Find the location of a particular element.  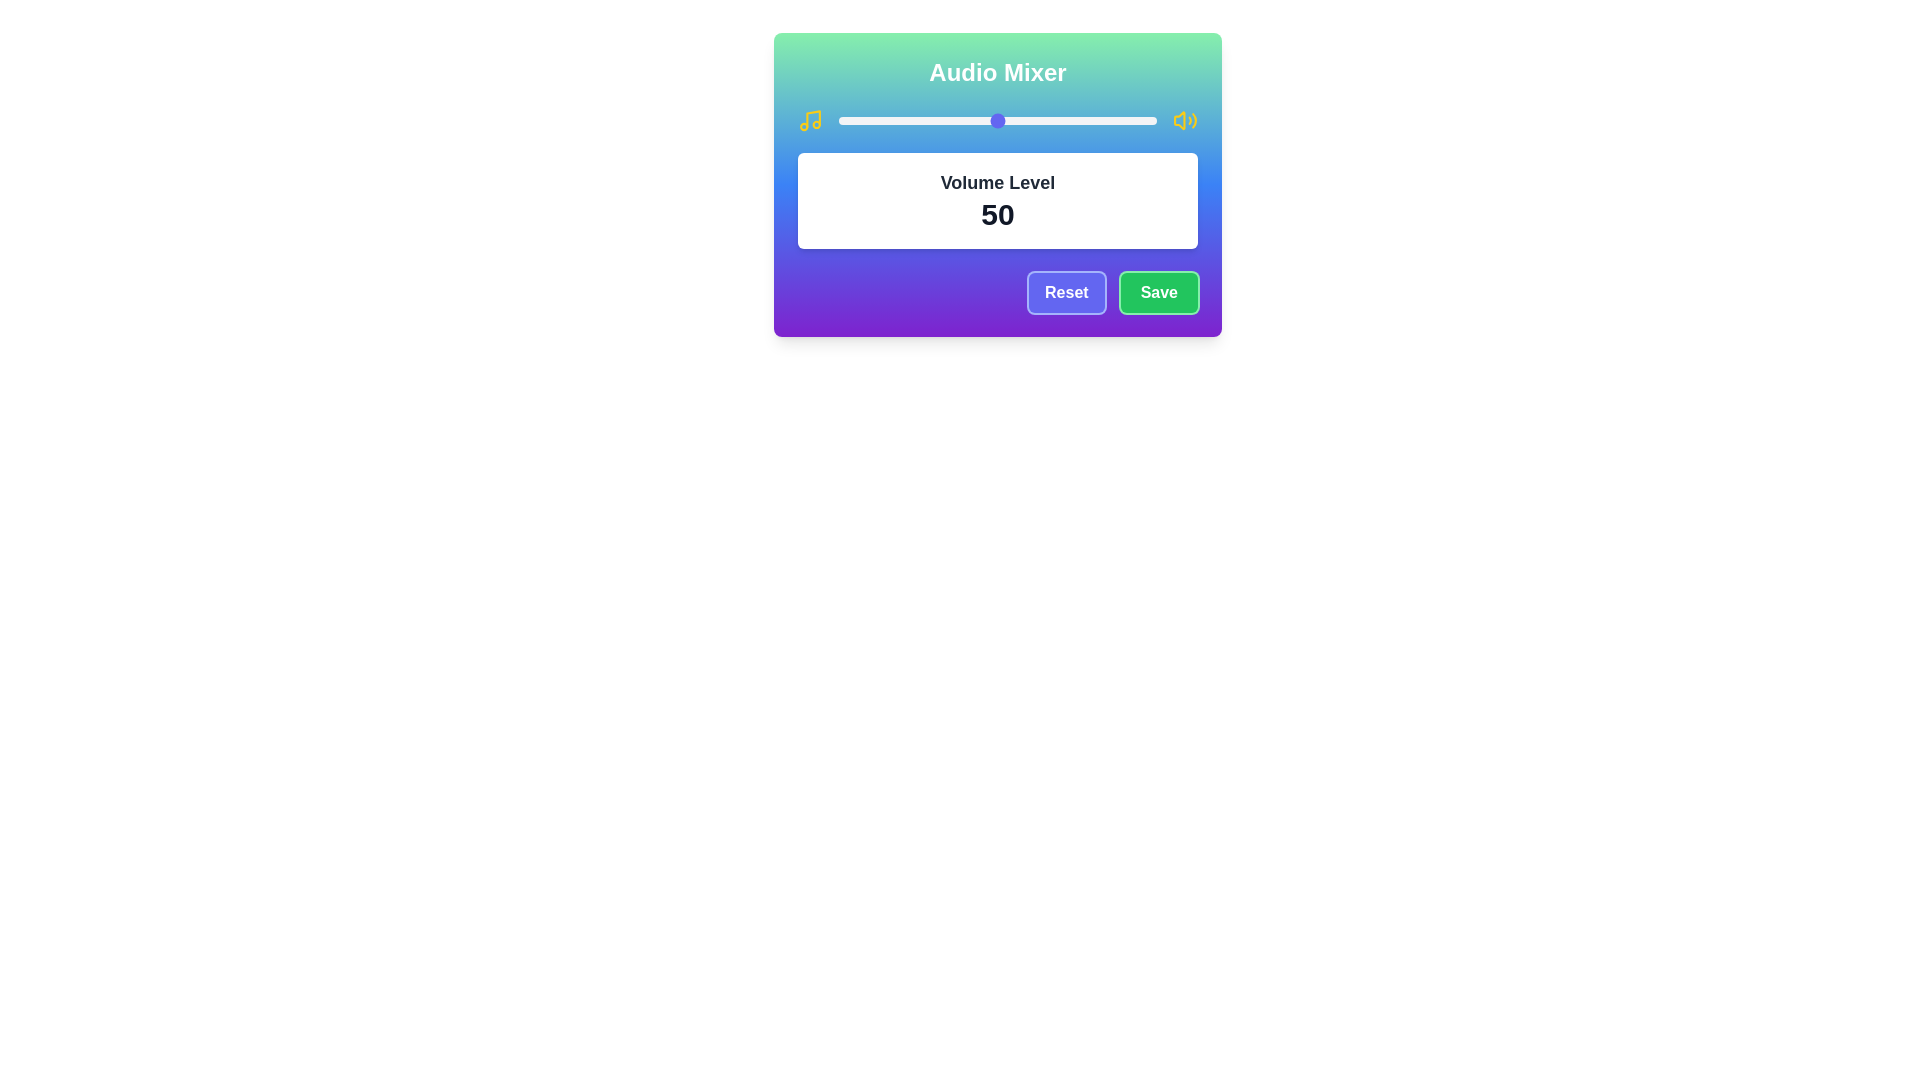

bold text displaying the number '50' located centrally within the white background of the 'Volume Level' panel is located at coordinates (998, 215).